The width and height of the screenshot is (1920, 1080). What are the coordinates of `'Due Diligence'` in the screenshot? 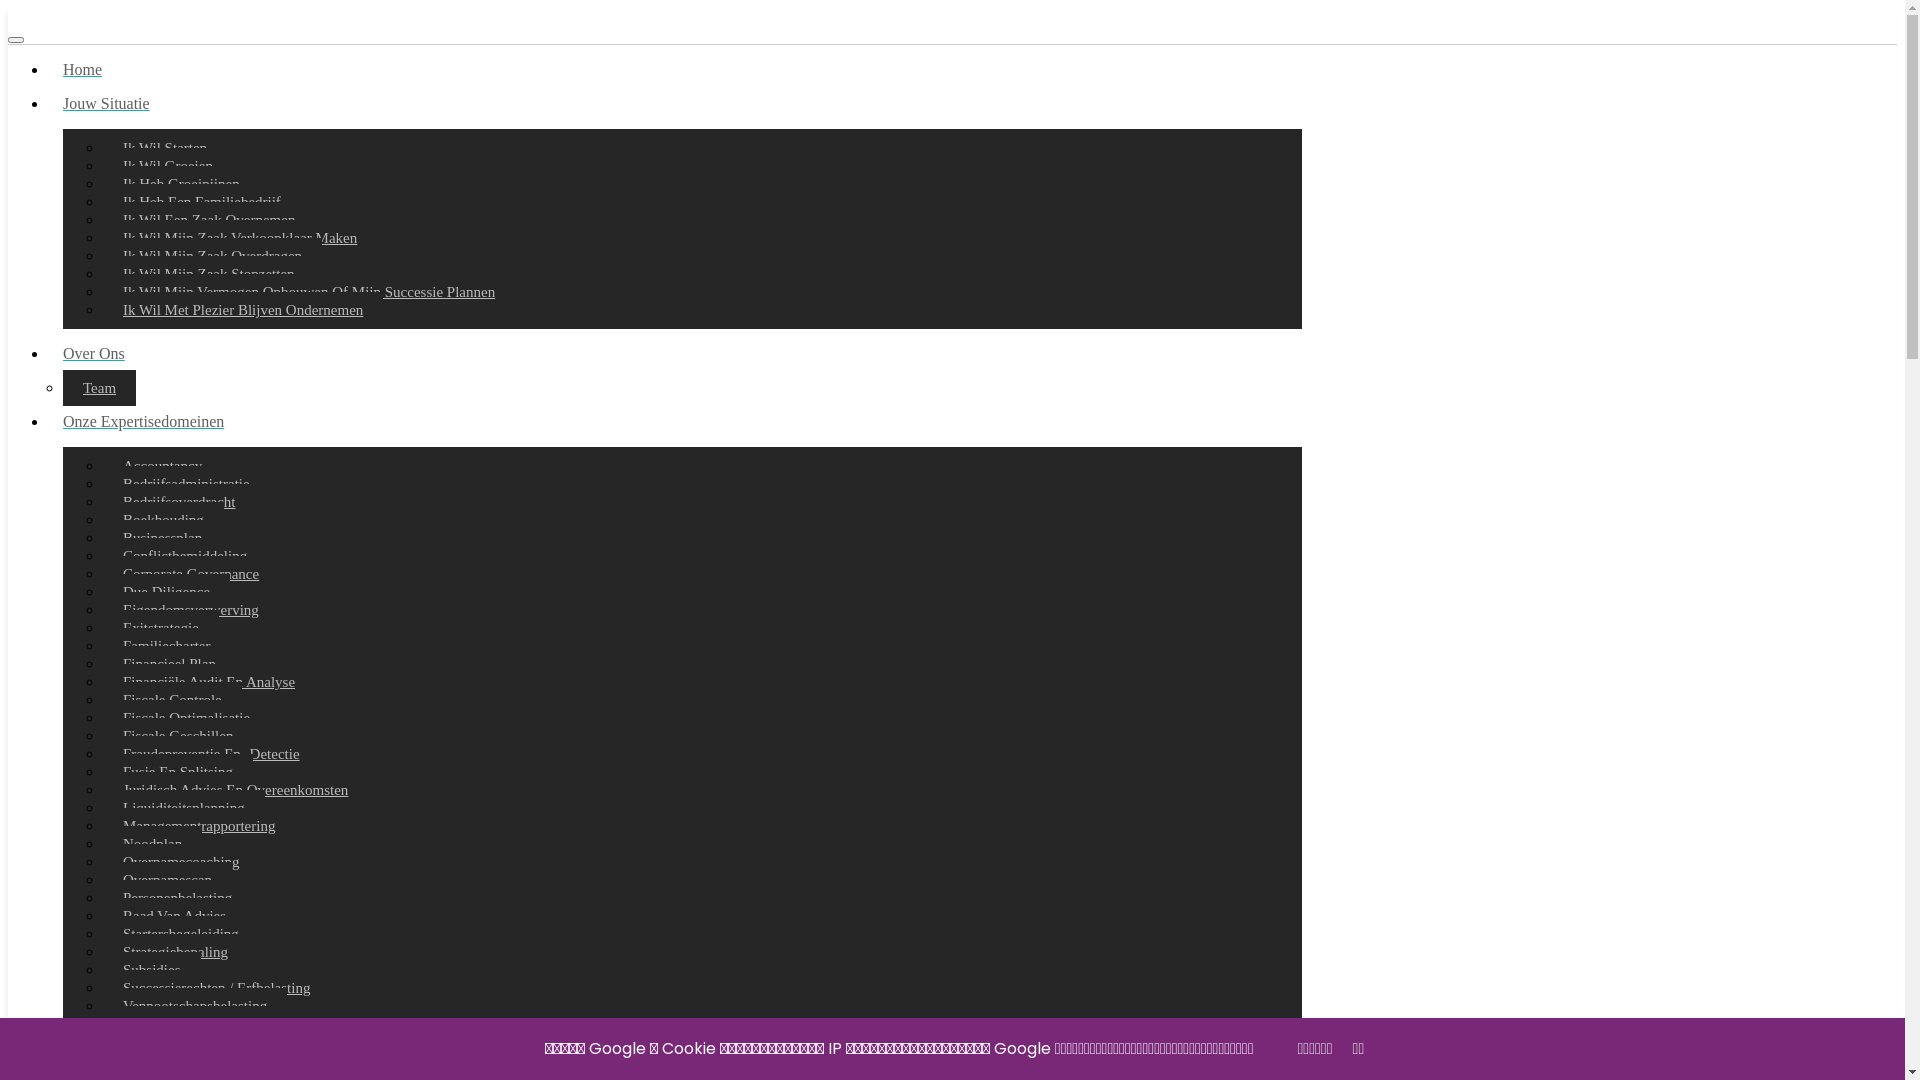 It's located at (166, 590).